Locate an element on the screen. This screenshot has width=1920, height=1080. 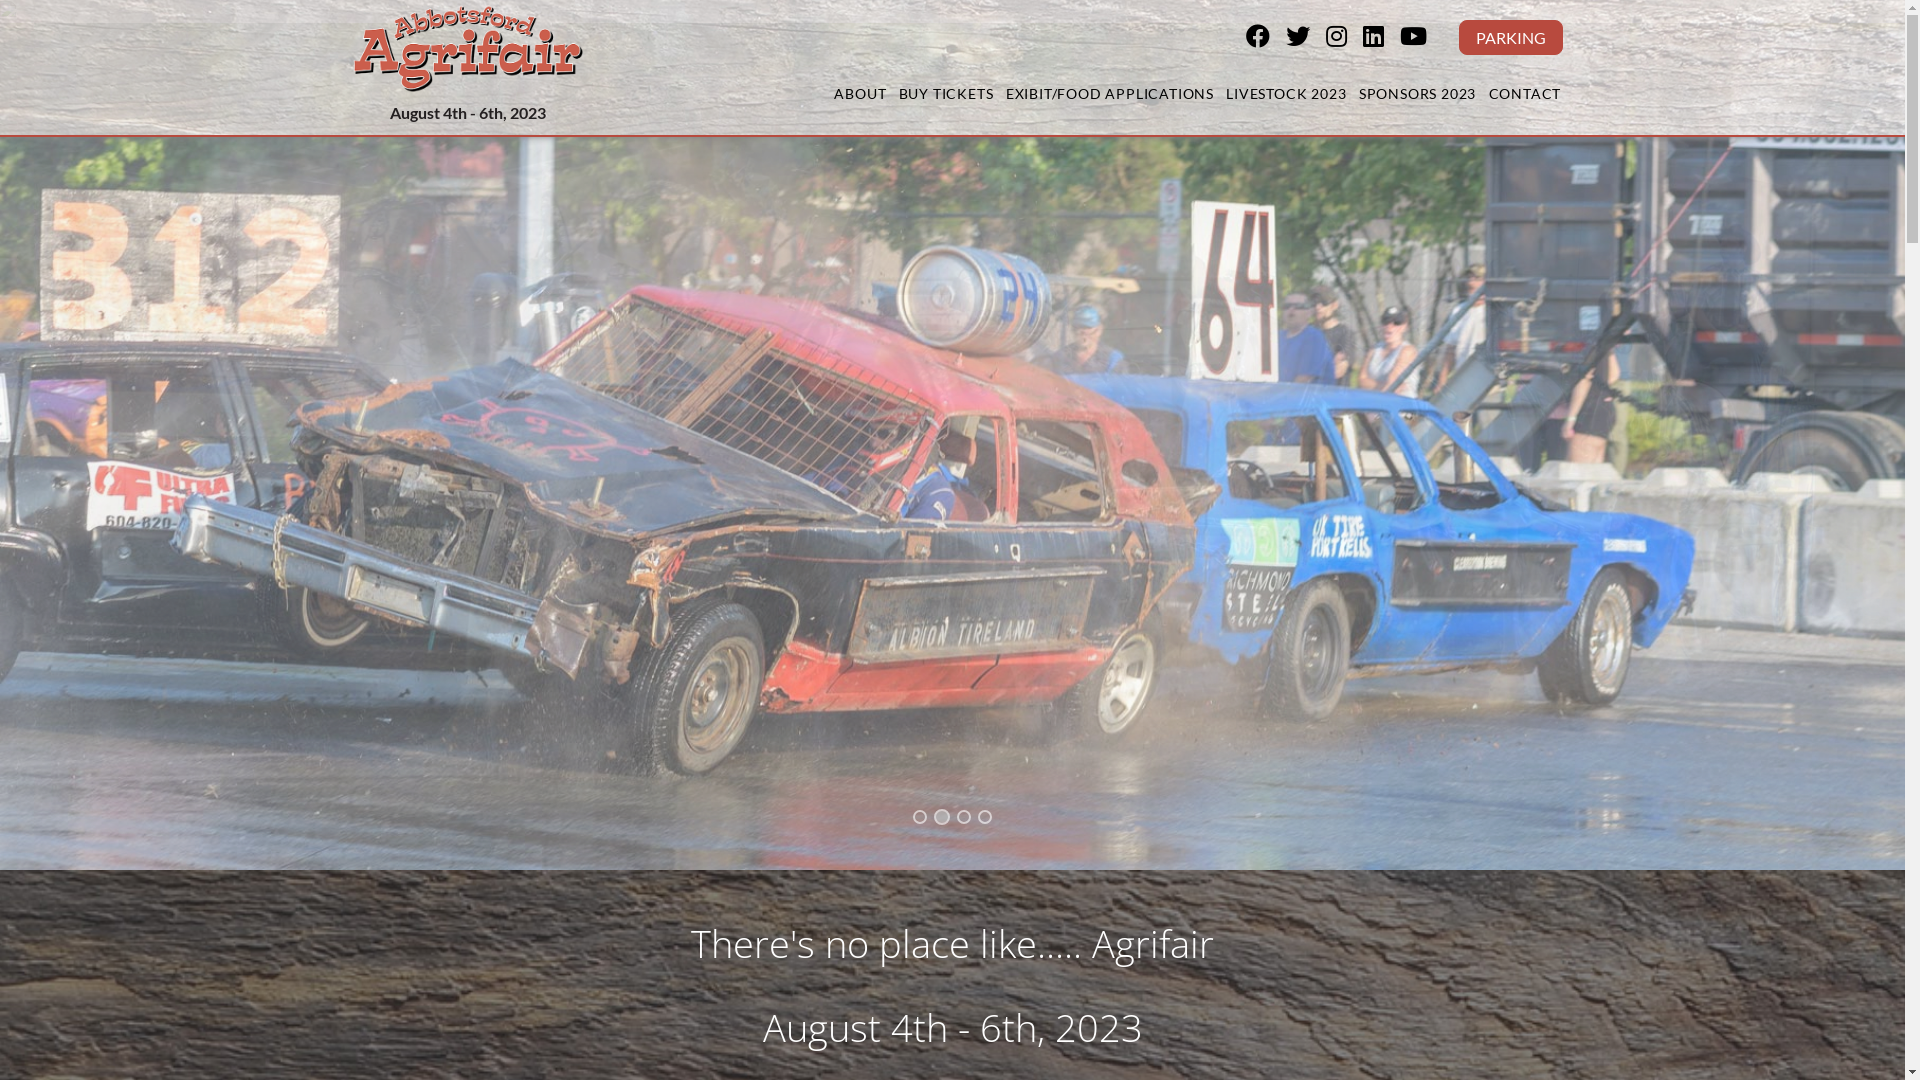
'Abbotsford Agrifair @ Linkedin' is located at coordinates (1379, 38).